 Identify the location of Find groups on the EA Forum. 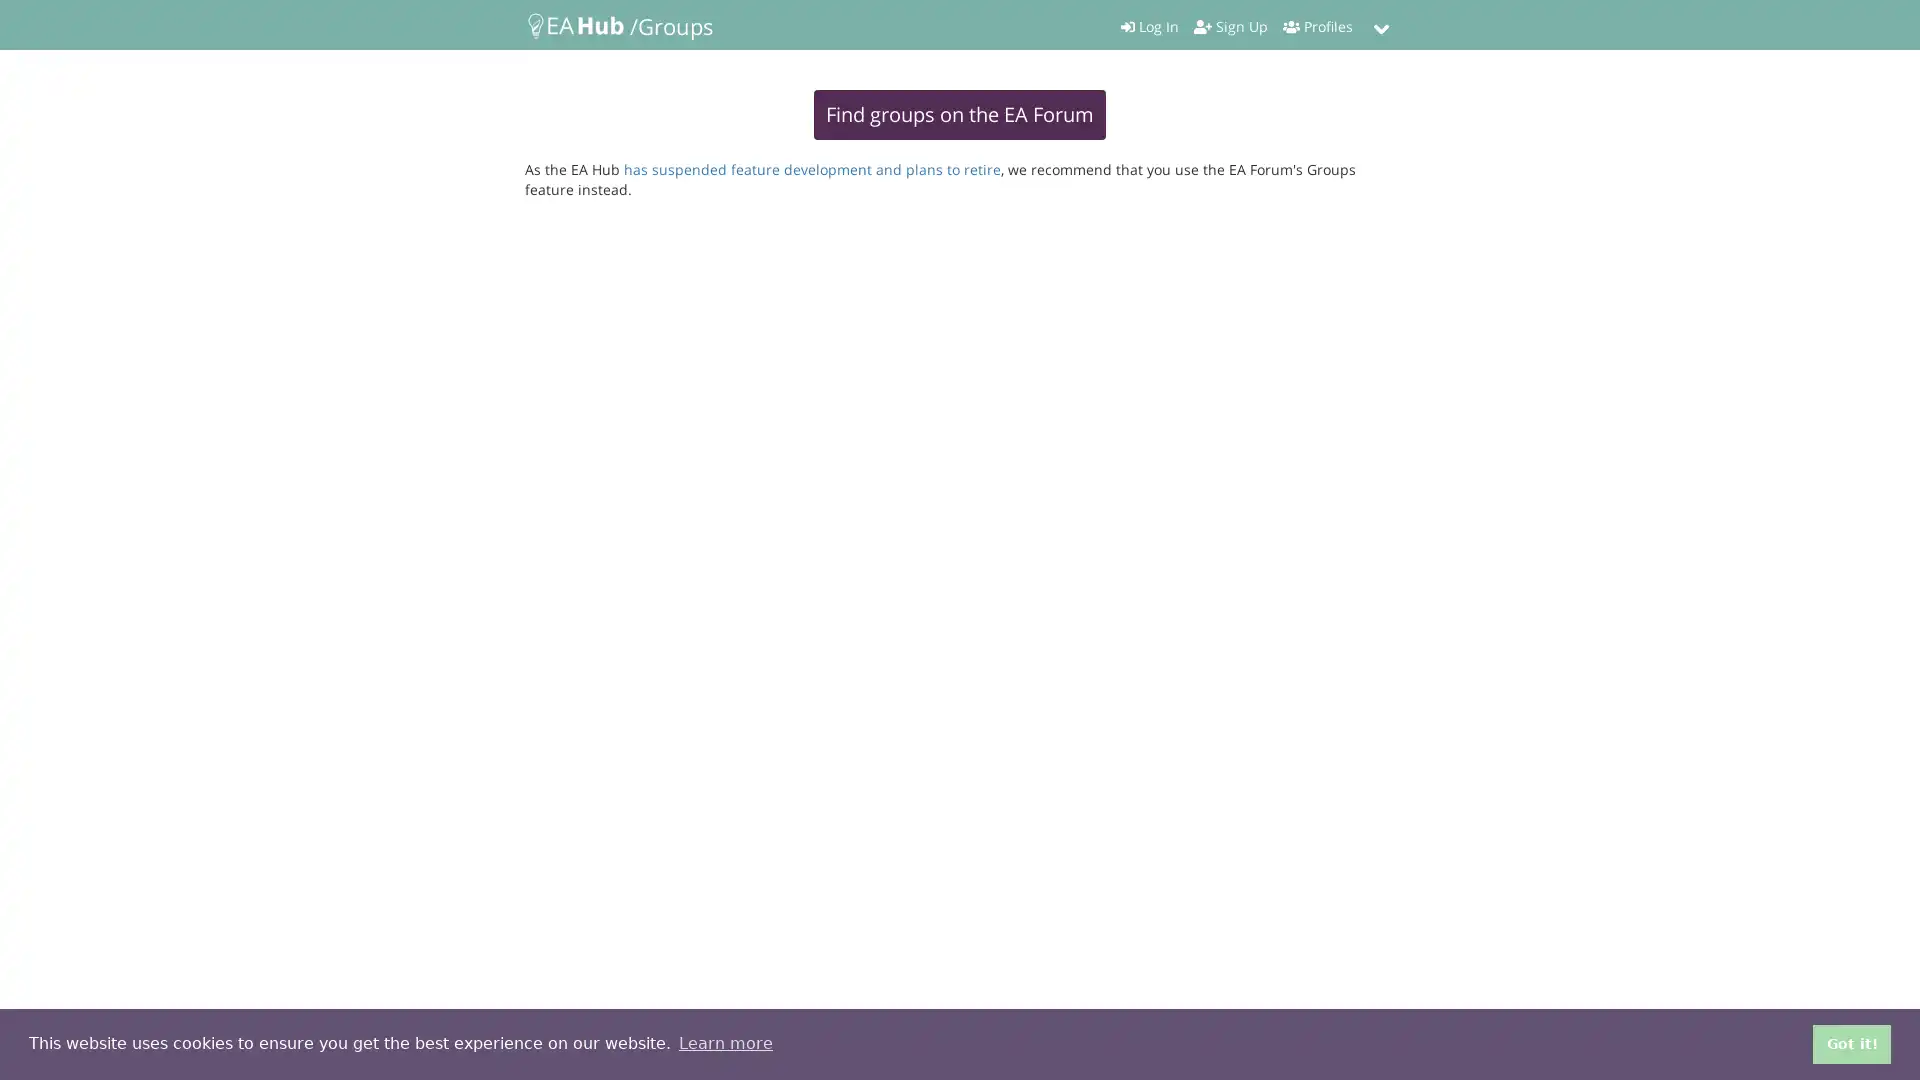
(960, 115).